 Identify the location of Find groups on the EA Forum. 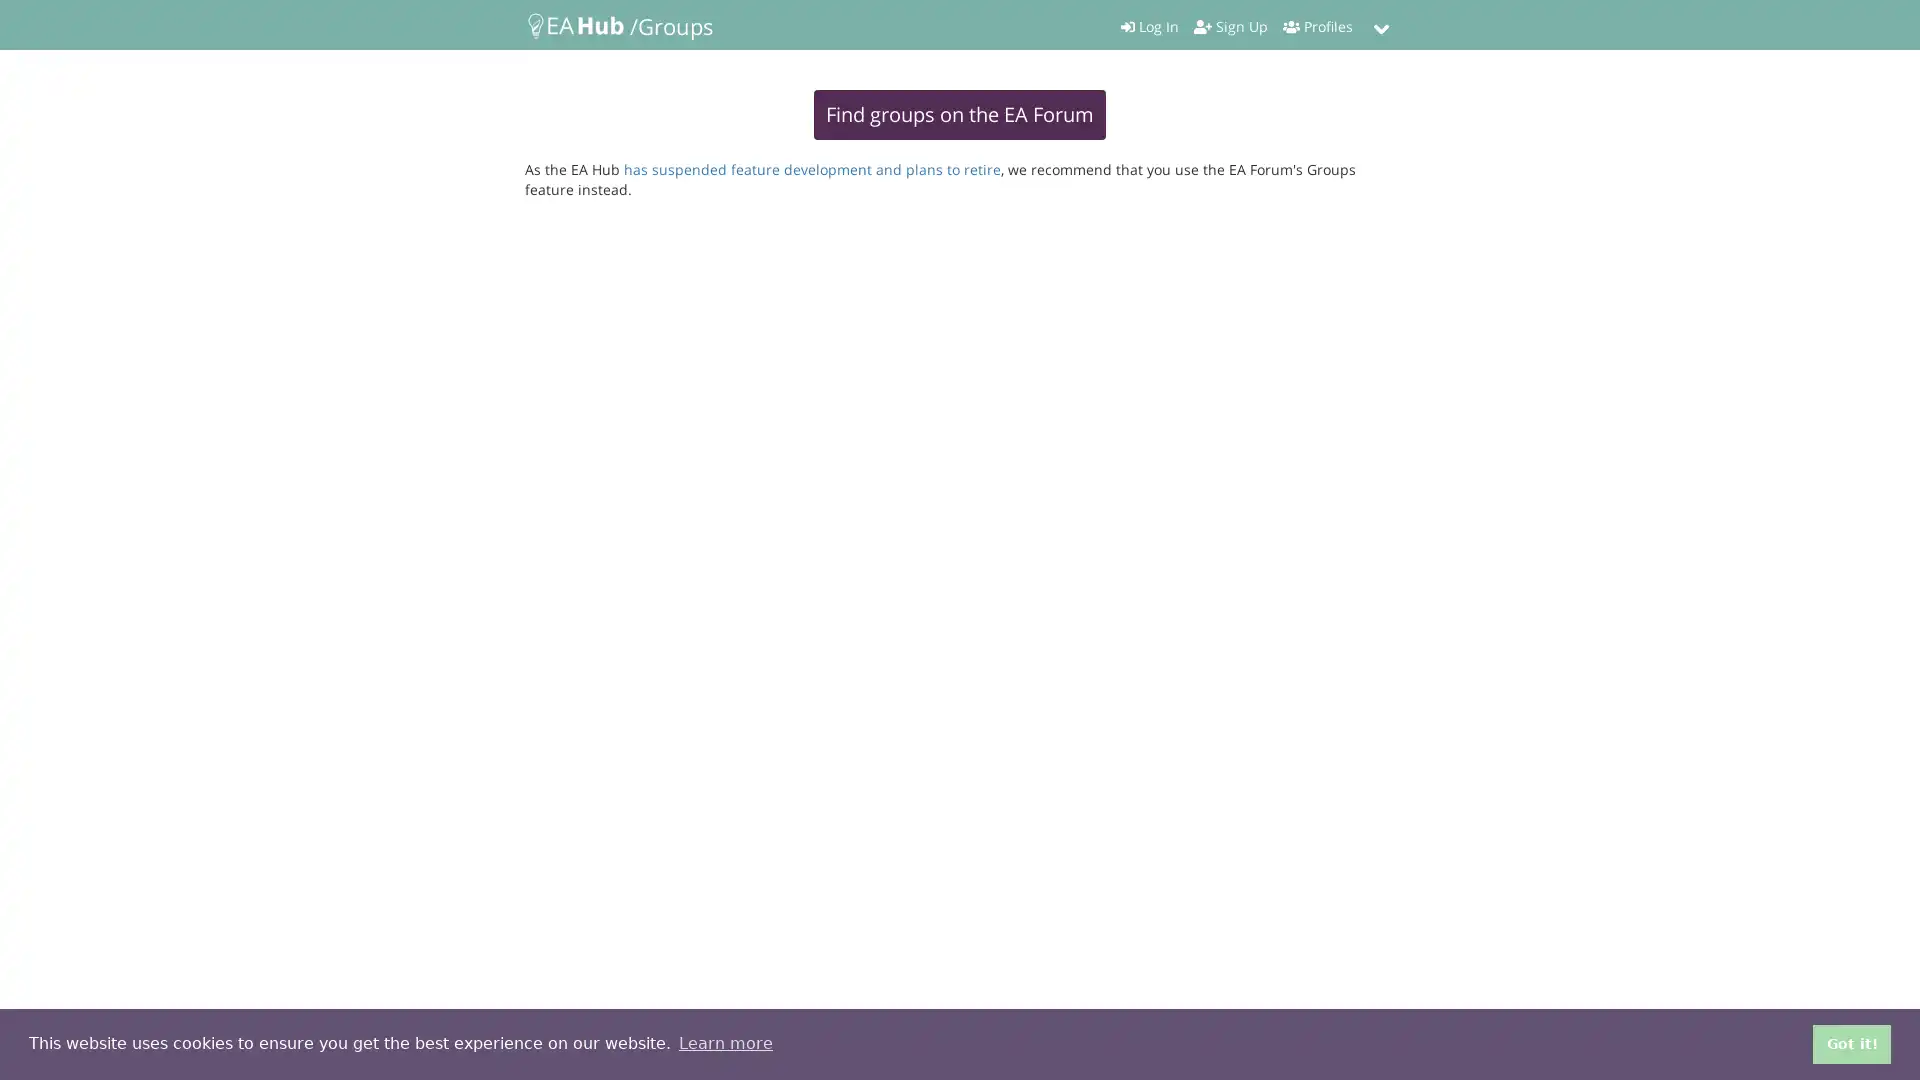
(960, 115).